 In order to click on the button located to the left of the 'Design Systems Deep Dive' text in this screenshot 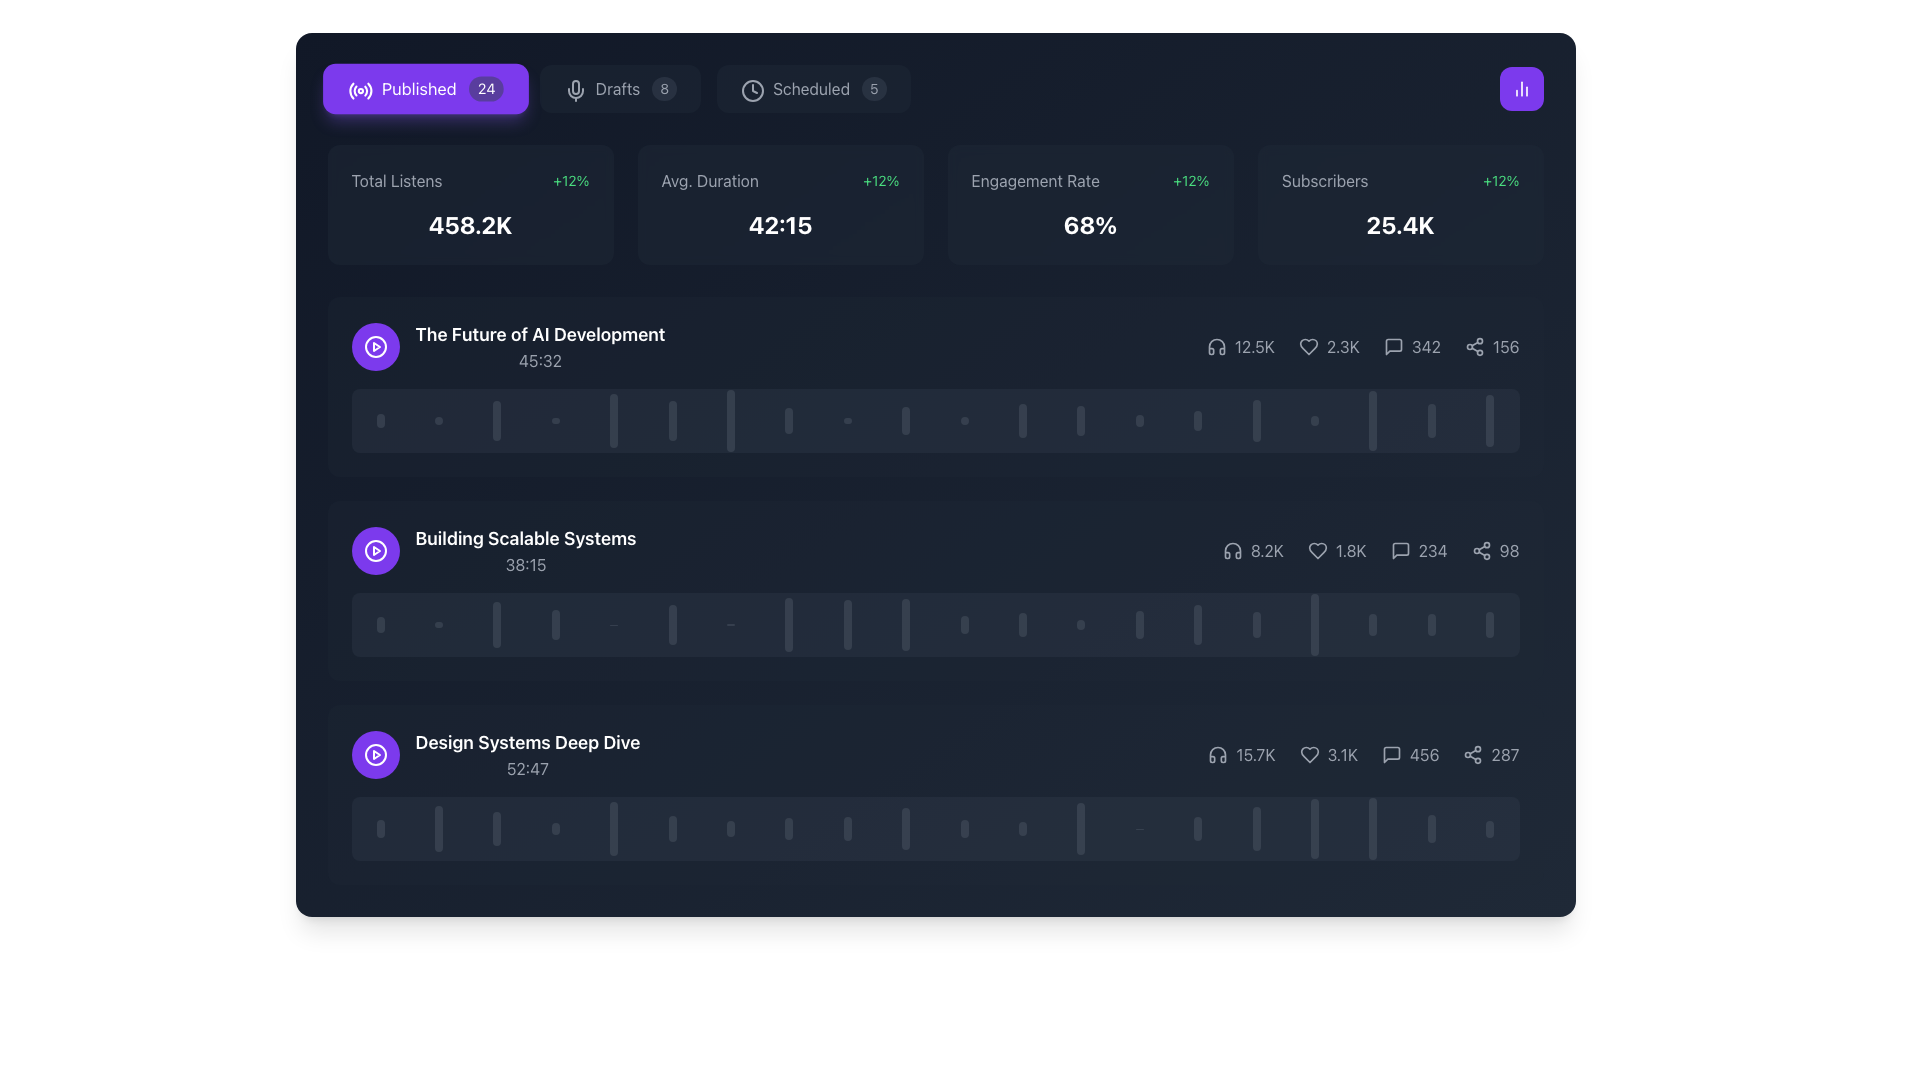, I will do `click(375, 755)`.